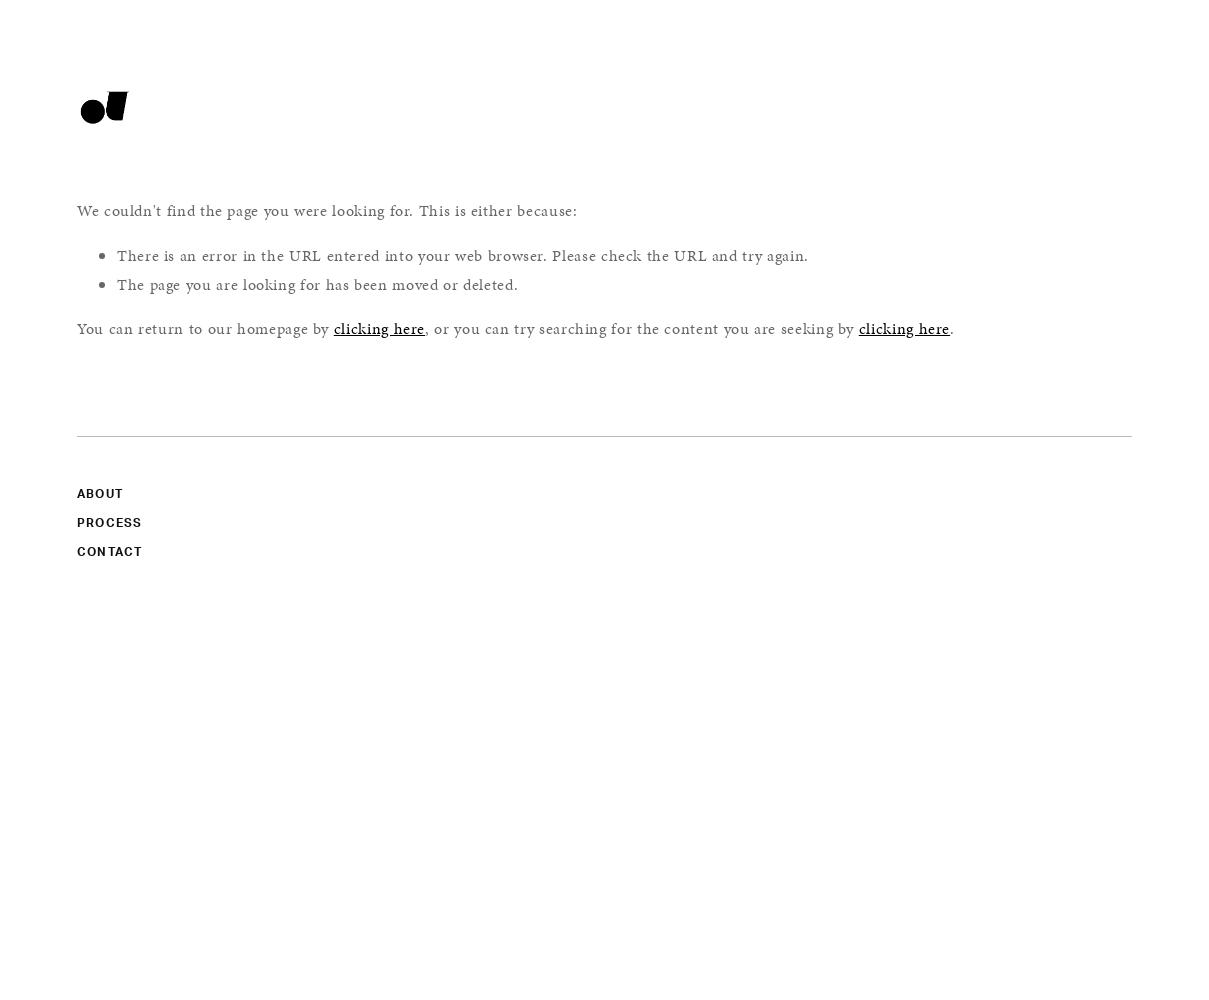  What do you see at coordinates (641, 327) in the screenshot?
I see `', or you can try searching for the
  content you are seeking by'` at bounding box center [641, 327].